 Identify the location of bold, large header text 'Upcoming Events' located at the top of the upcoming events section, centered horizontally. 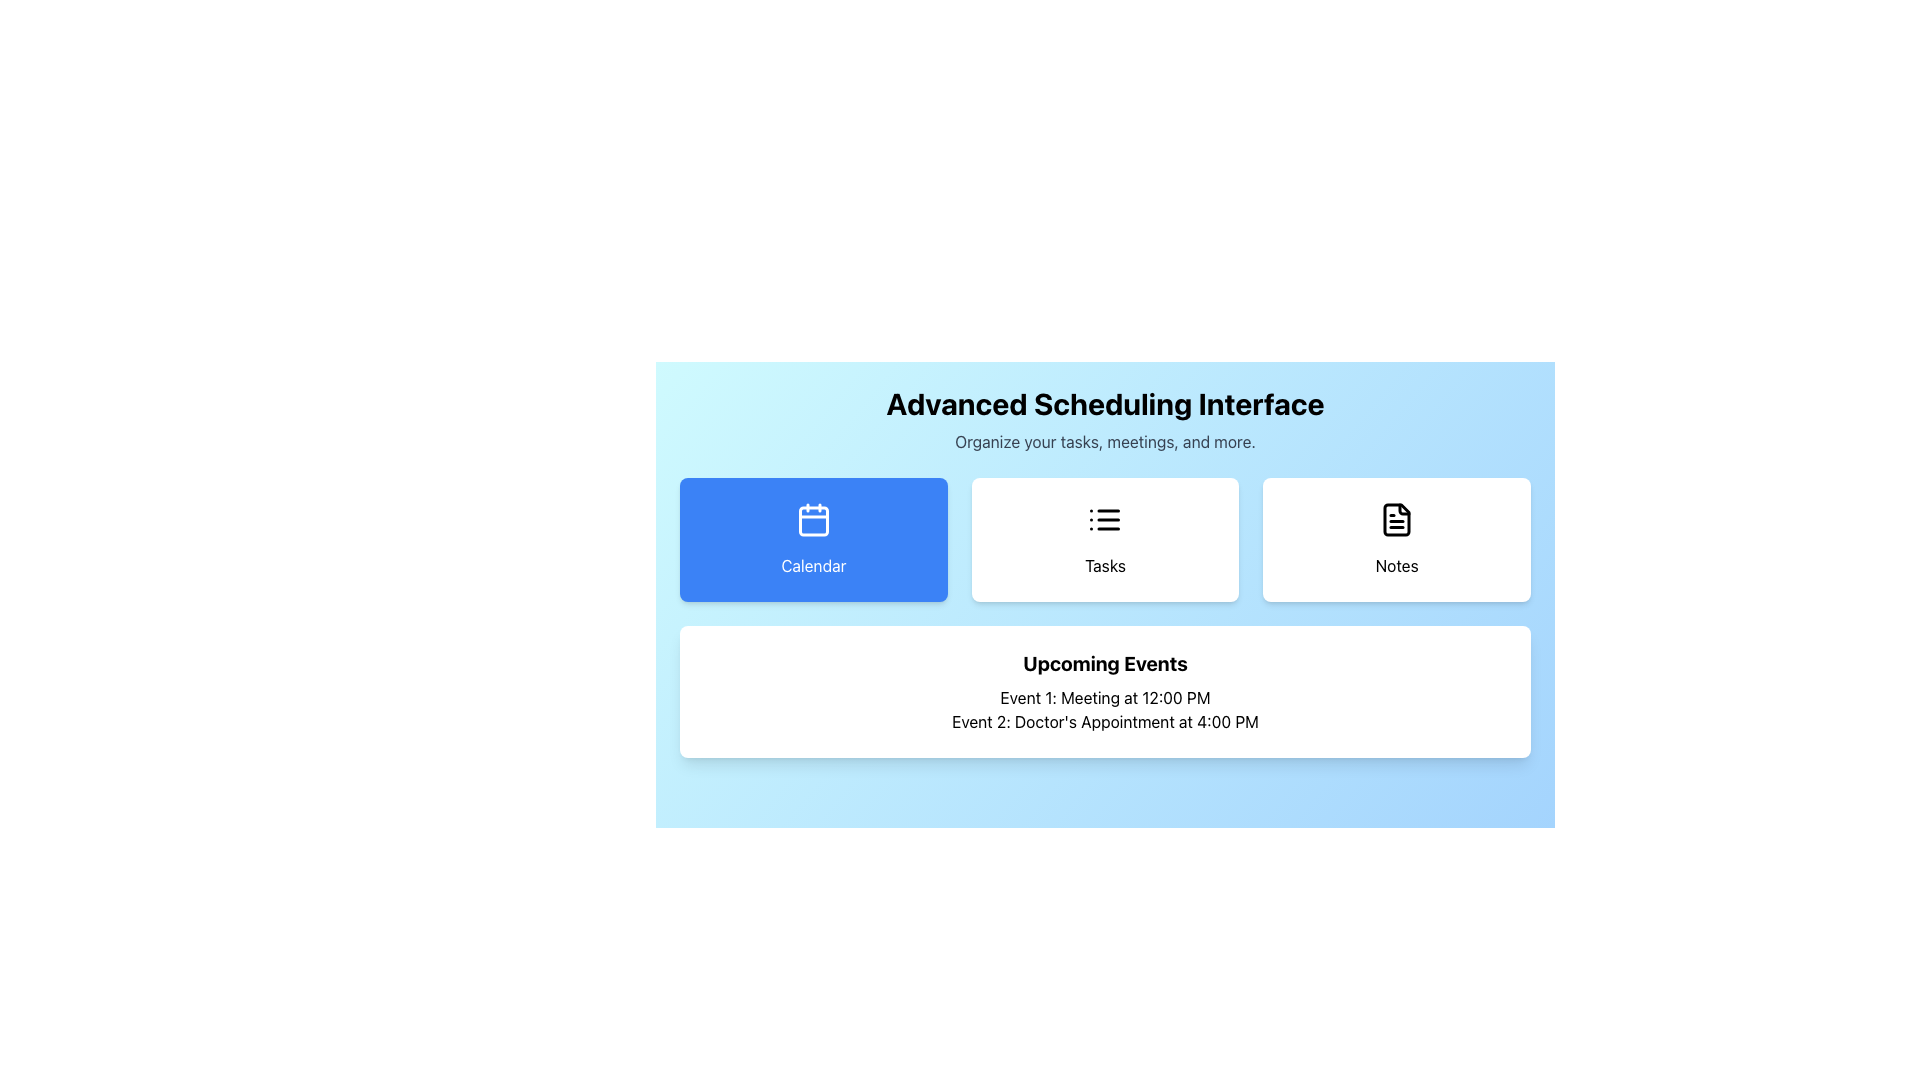
(1104, 663).